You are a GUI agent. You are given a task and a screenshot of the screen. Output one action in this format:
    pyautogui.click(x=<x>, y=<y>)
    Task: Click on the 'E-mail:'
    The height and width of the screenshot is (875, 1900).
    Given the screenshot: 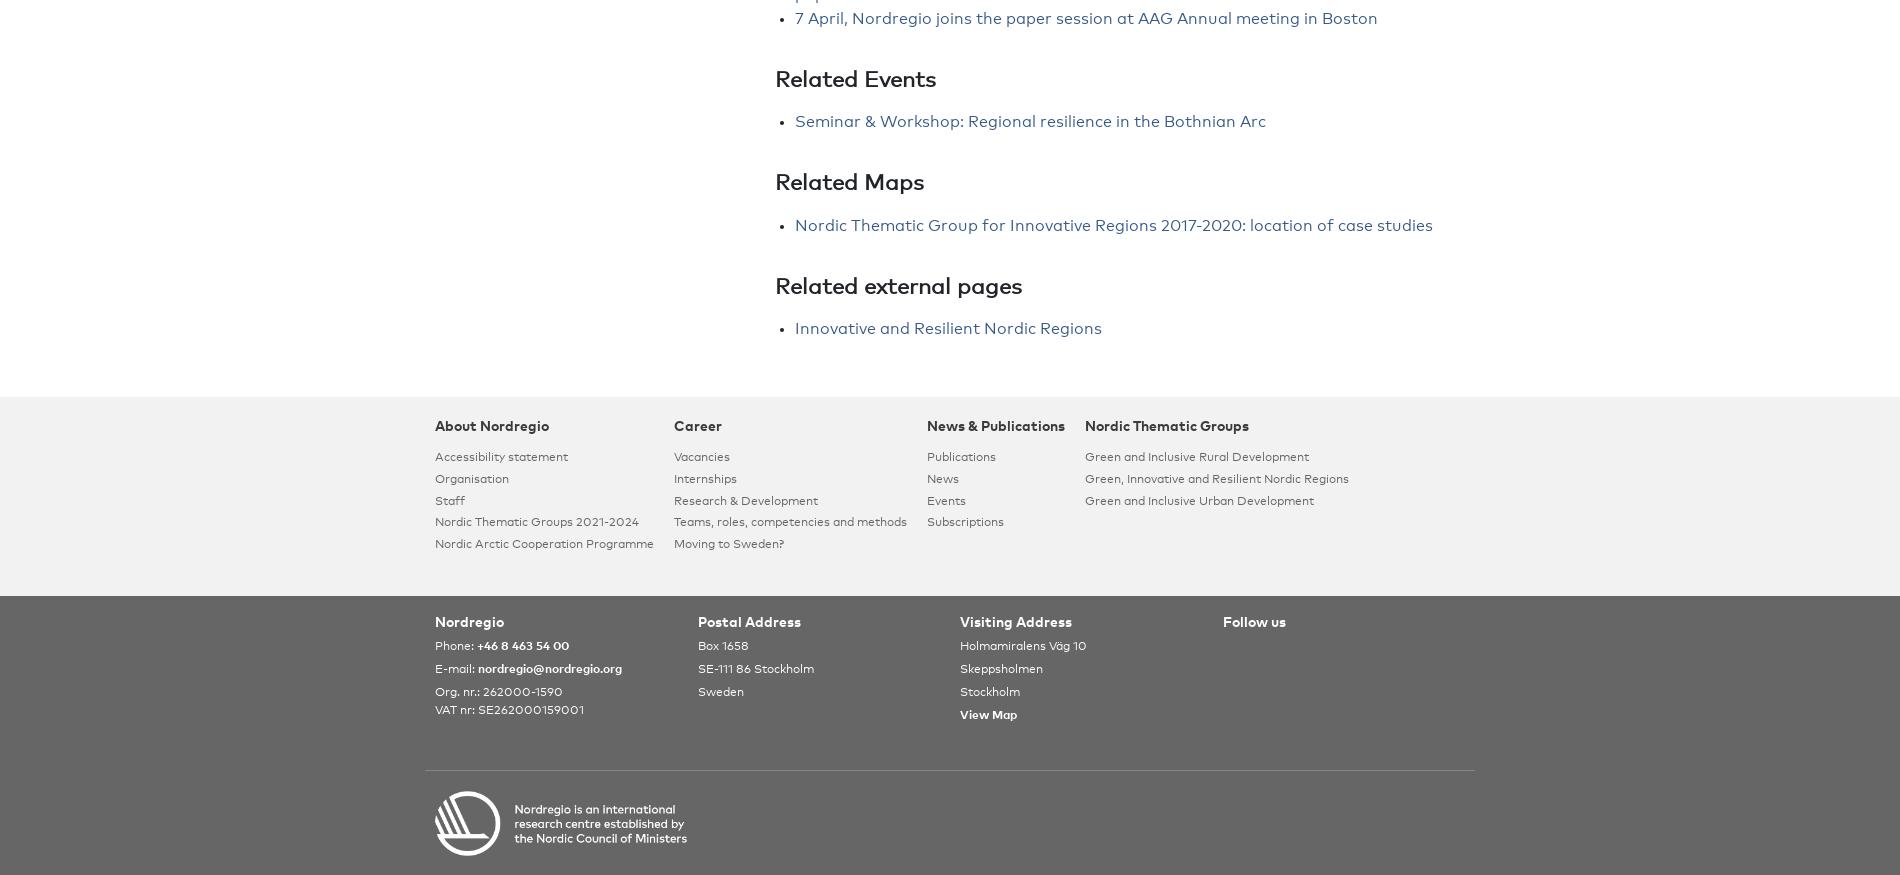 What is the action you would take?
    pyautogui.click(x=455, y=668)
    